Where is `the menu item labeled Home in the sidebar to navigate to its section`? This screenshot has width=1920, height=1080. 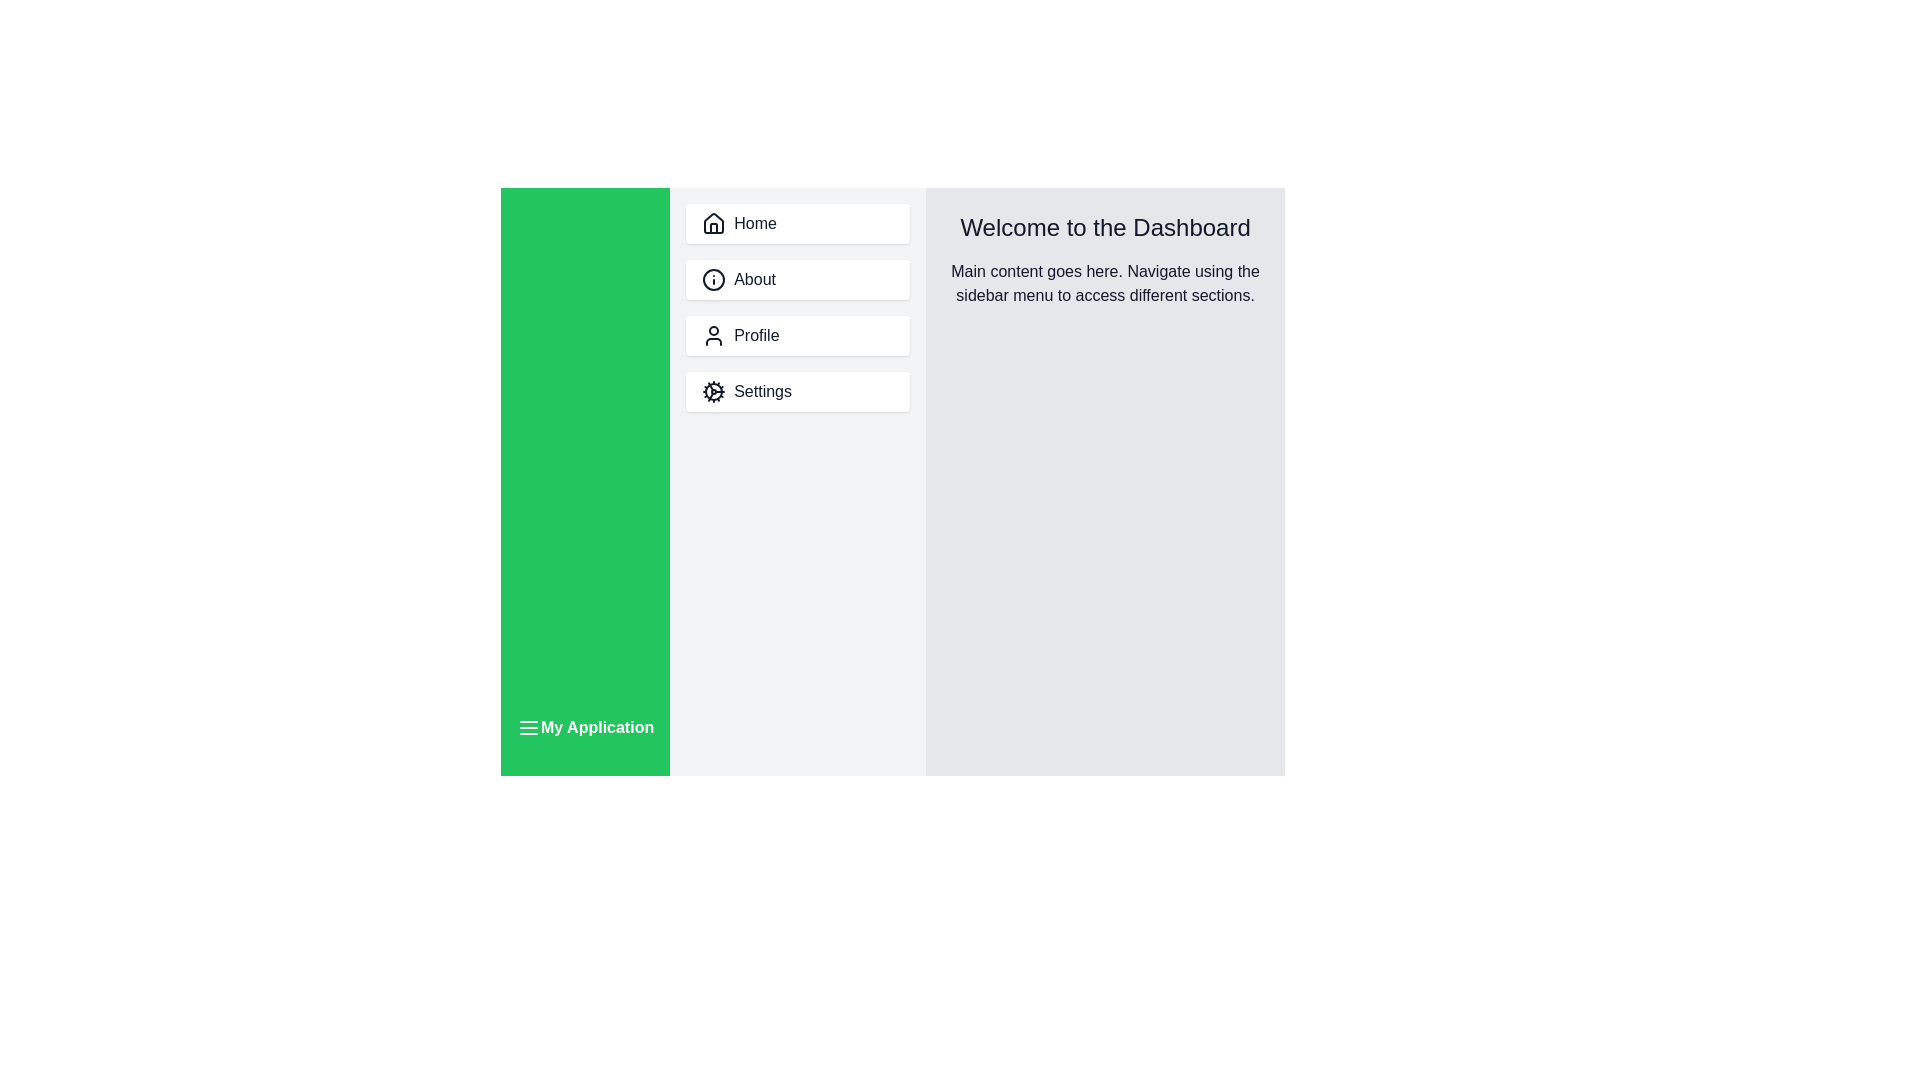
the menu item labeled Home in the sidebar to navigate to its section is located at coordinates (796, 223).